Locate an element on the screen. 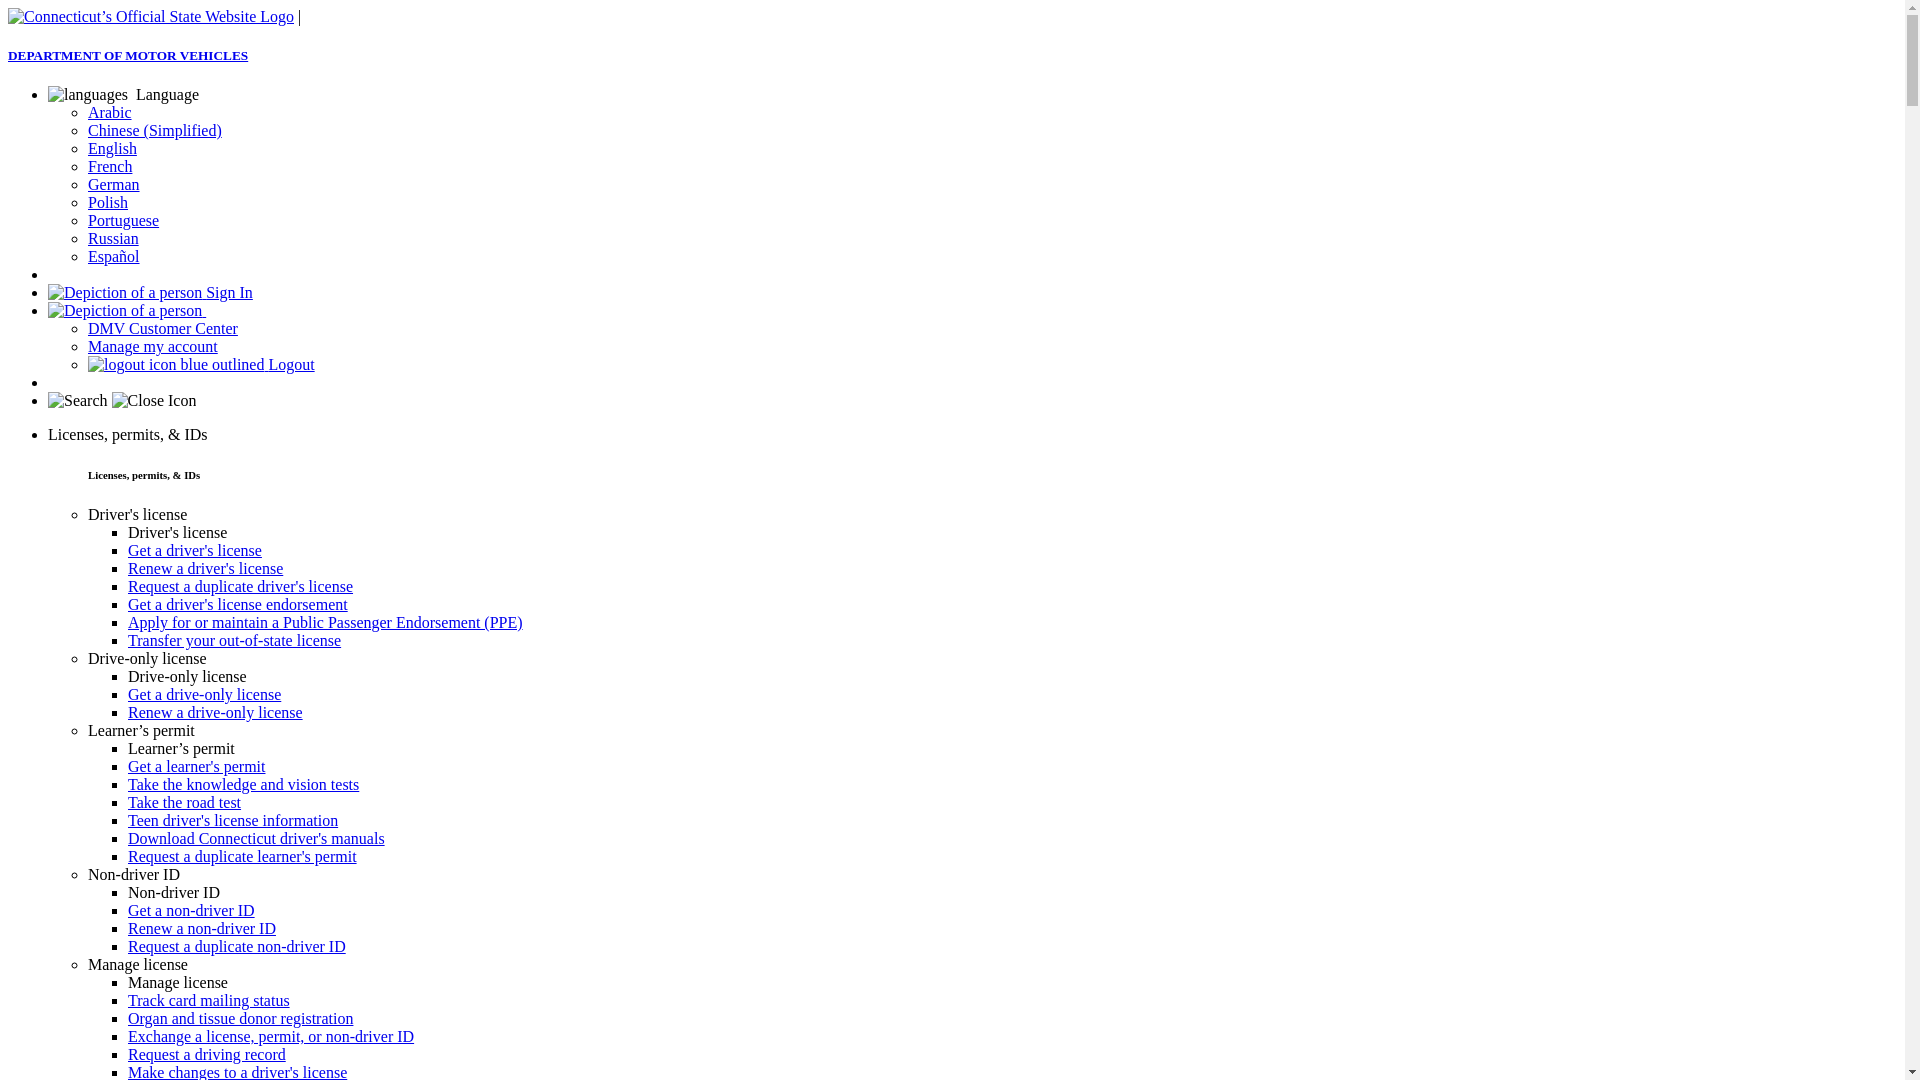  'Take the road test' is located at coordinates (184, 801).